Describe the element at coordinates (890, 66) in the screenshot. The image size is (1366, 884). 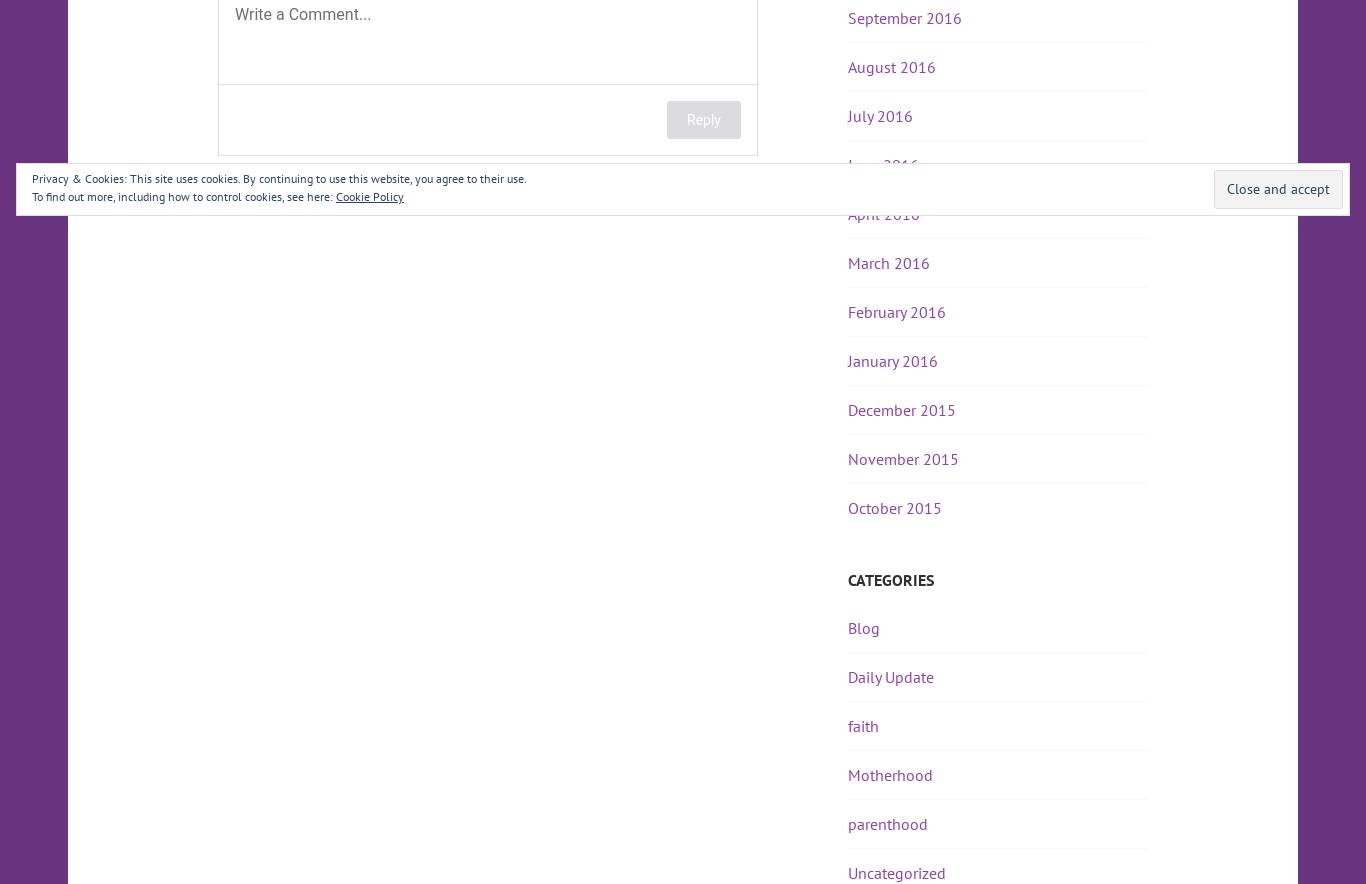
I see `'August 2016'` at that location.